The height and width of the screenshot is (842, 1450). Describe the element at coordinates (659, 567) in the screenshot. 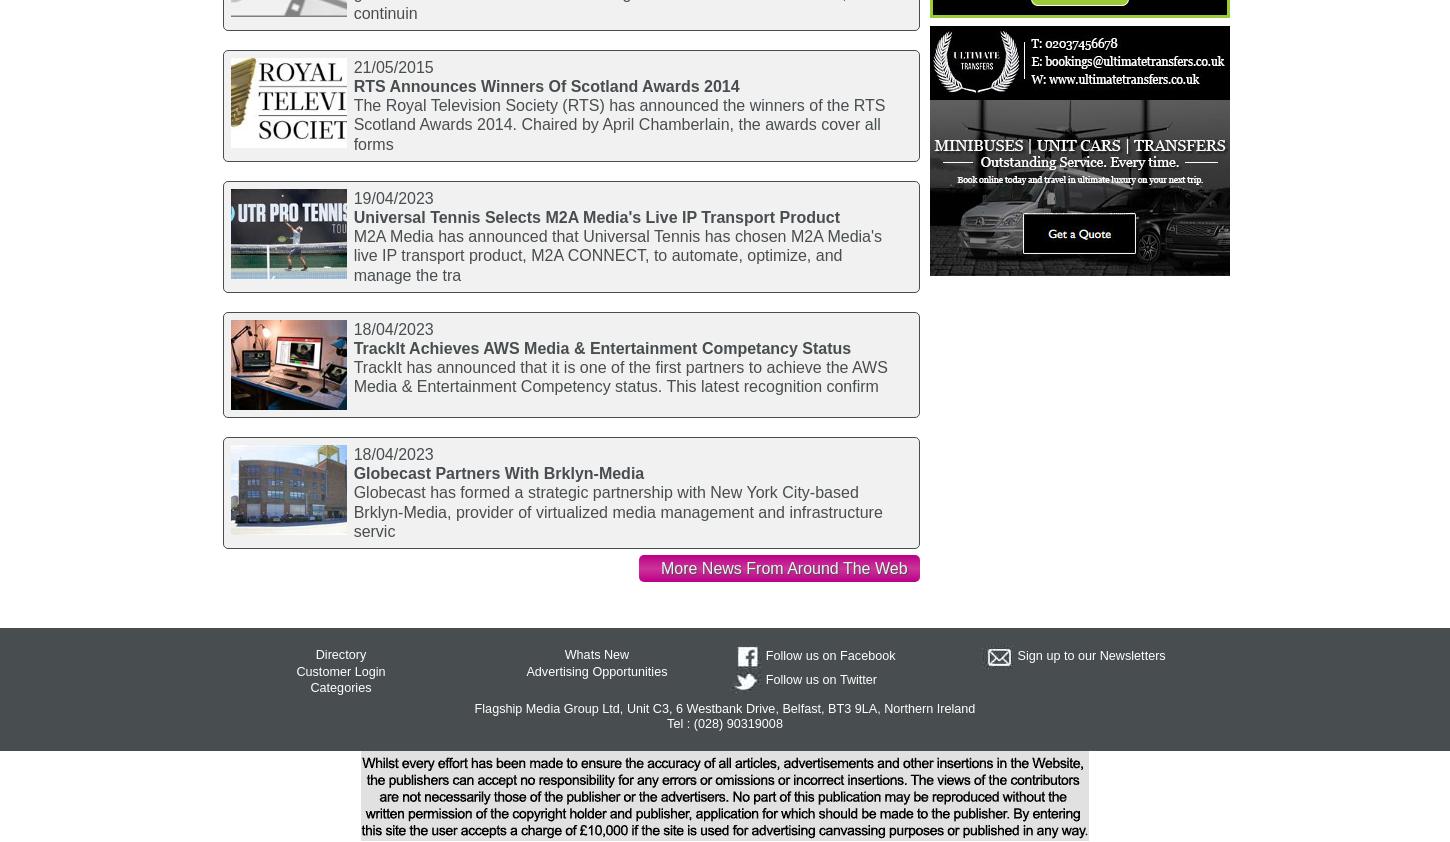

I see `'More News From Around The Web'` at that location.